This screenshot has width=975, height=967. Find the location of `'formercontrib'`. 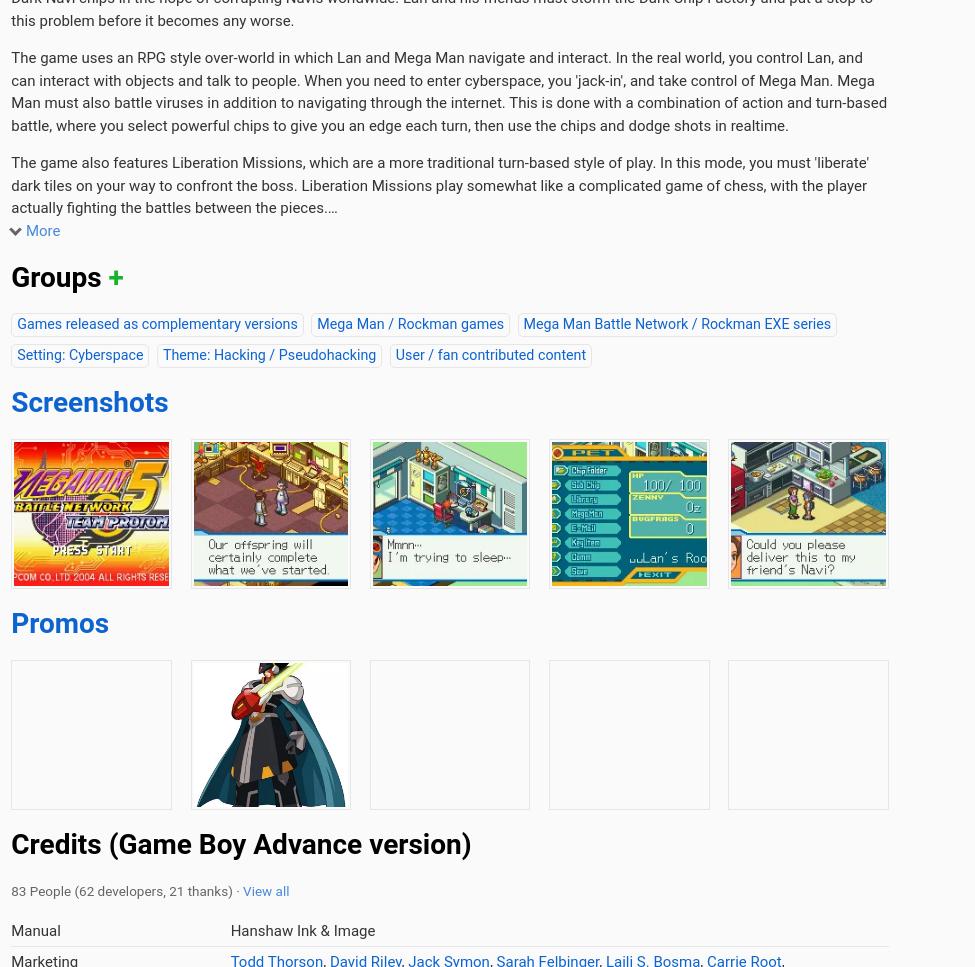

'formercontrib' is located at coordinates (254, 351).